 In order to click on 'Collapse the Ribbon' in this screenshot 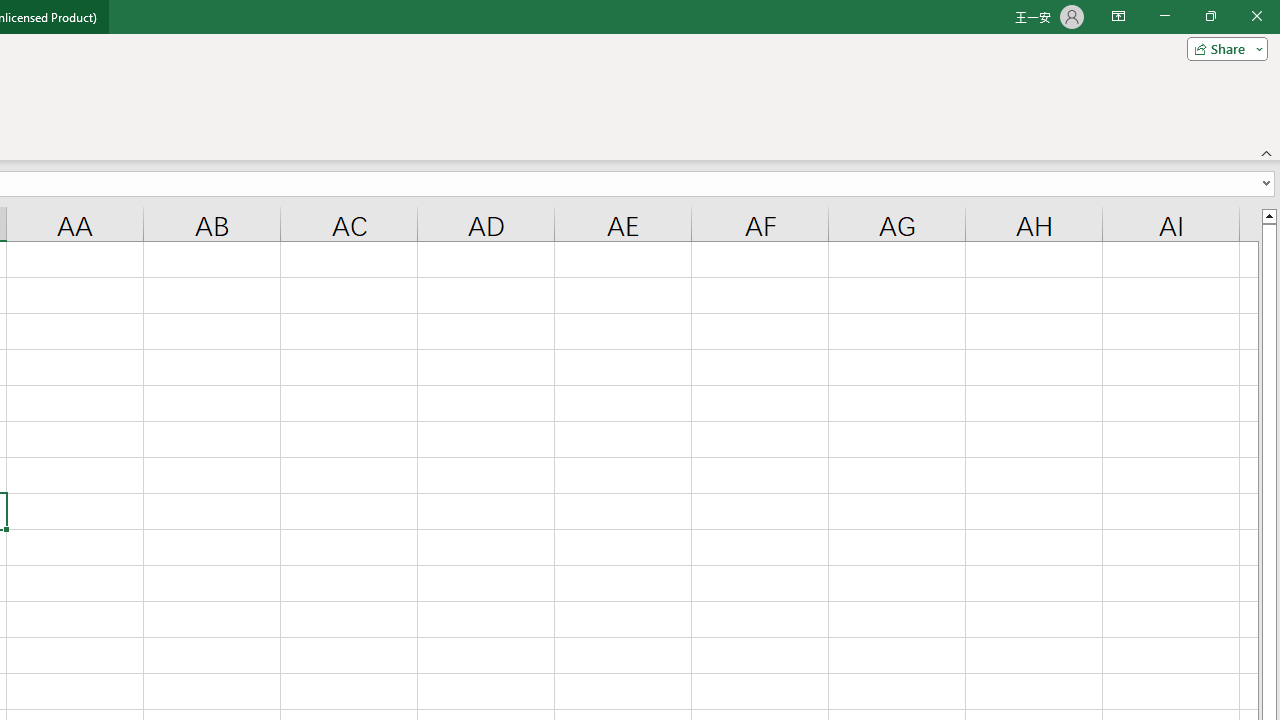, I will do `click(1266, 152)`.